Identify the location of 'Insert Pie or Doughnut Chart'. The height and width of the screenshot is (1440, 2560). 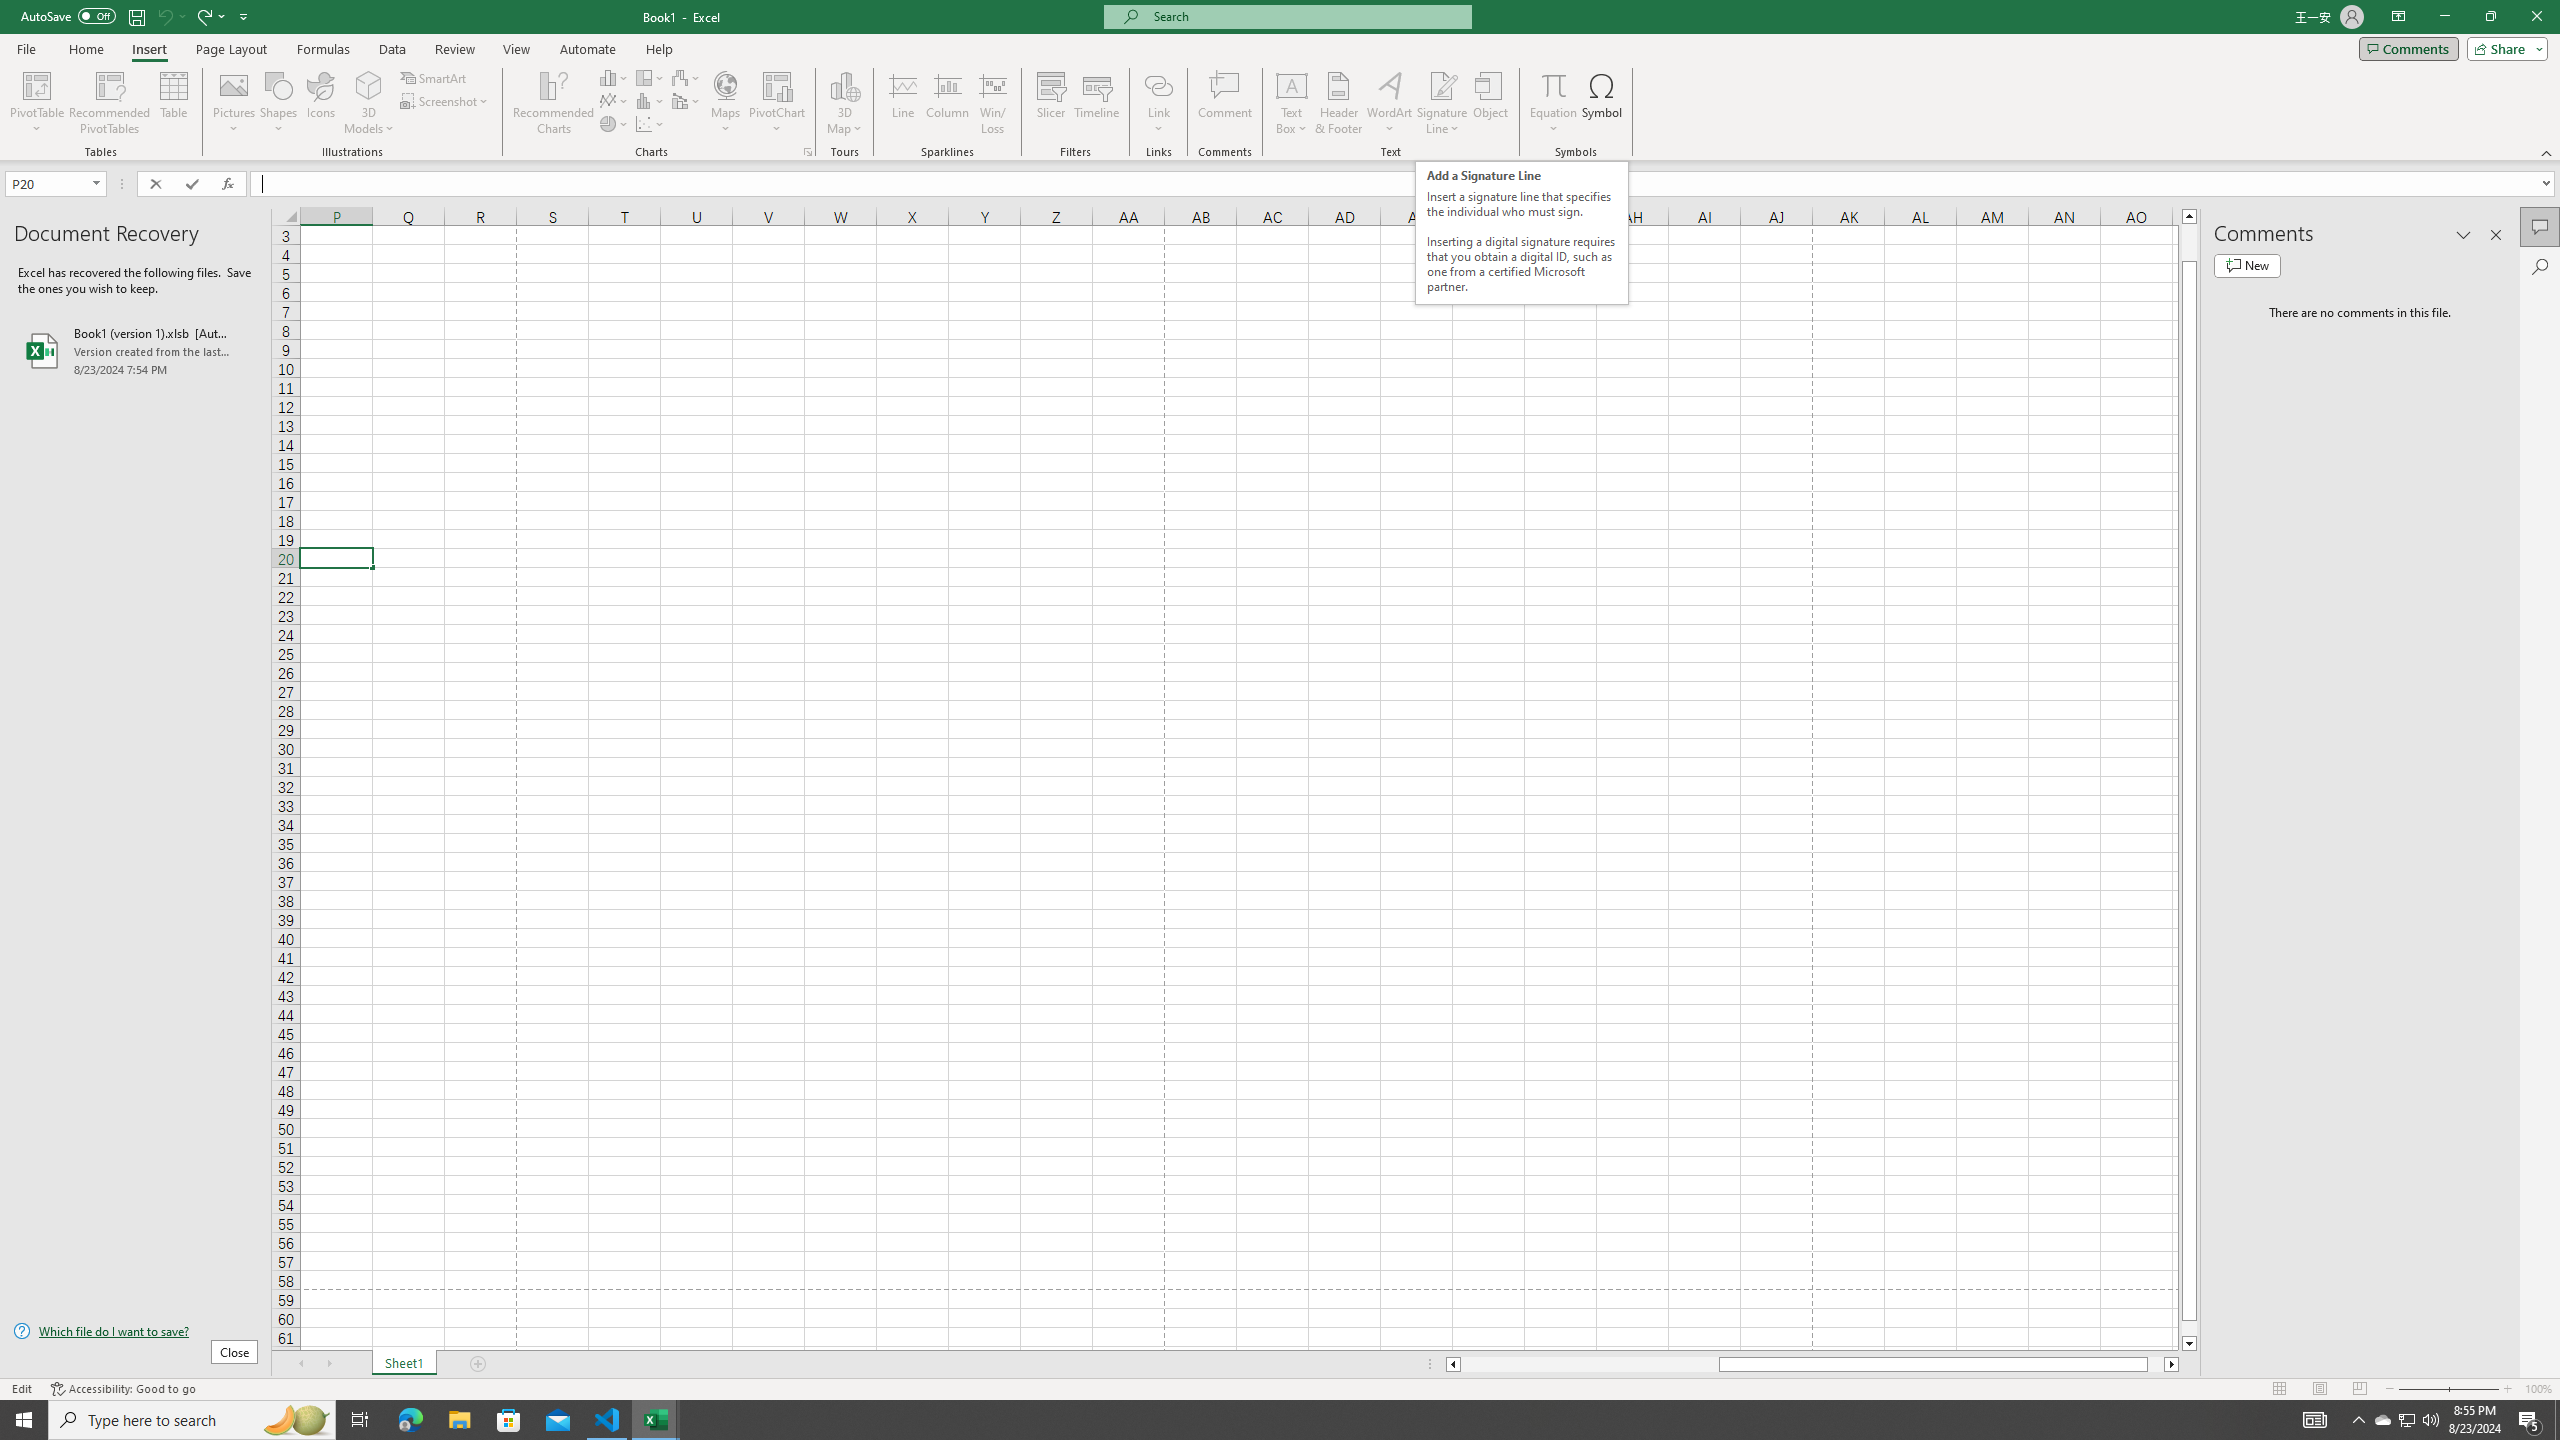
(613, 122).